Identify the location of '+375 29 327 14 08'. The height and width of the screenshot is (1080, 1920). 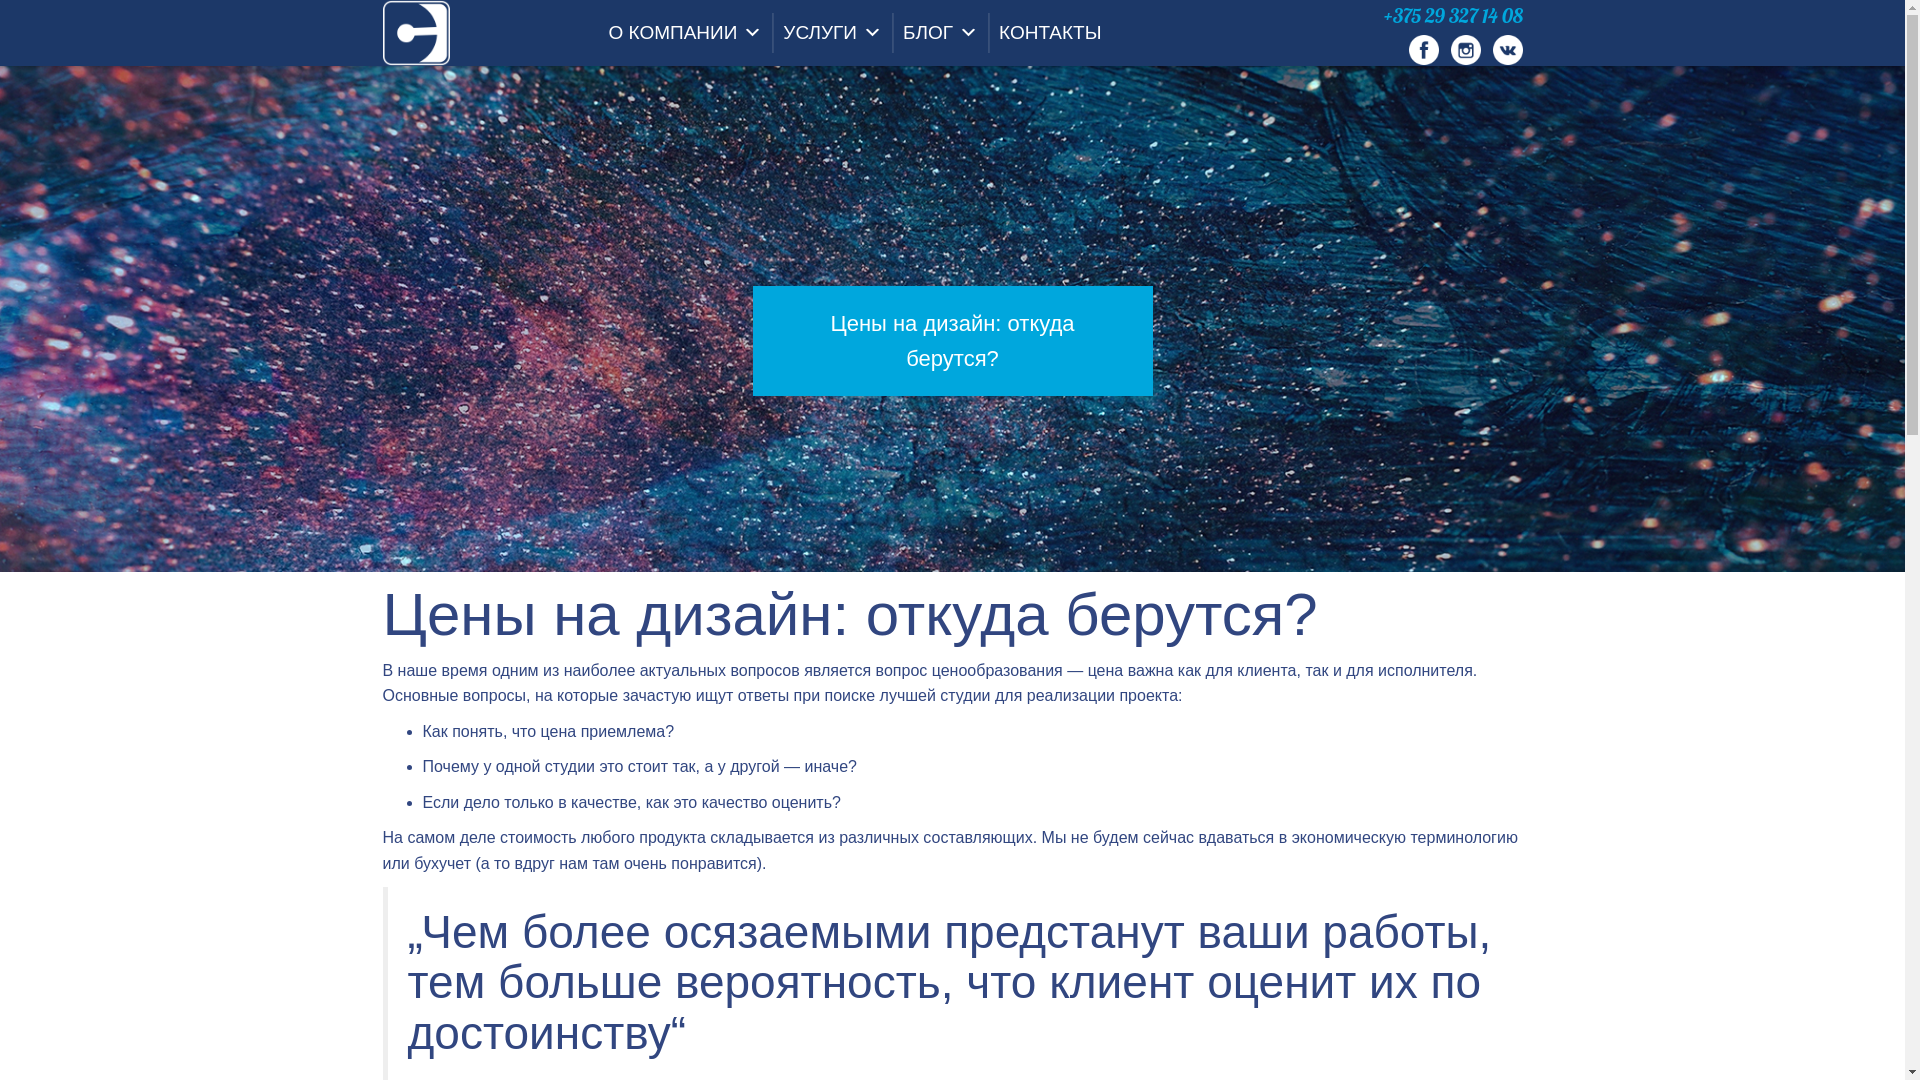
(1453, 15).